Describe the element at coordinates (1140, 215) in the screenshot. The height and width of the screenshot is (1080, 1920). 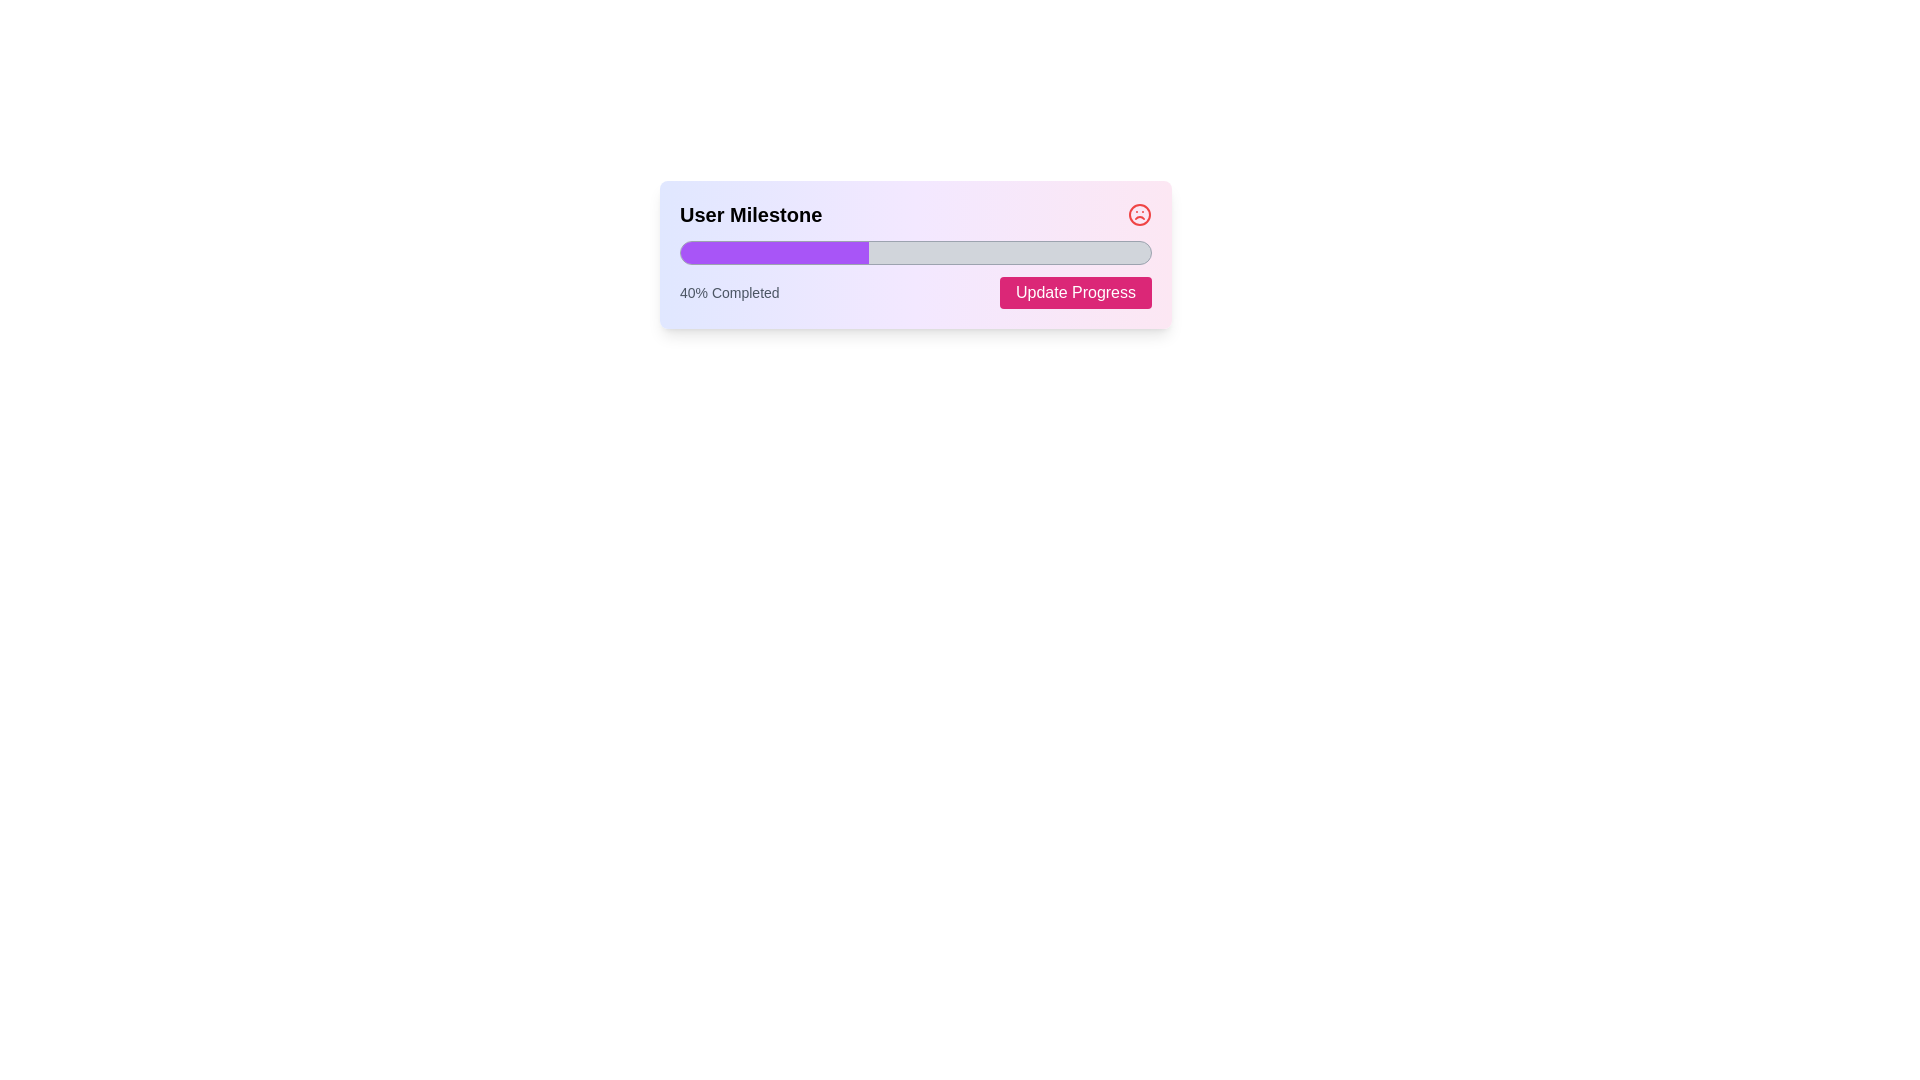
I see `the SVG circle element that forms part of the frown icon, located at the top-right section of the interface within a rectangular card displaying progress information` at that location.